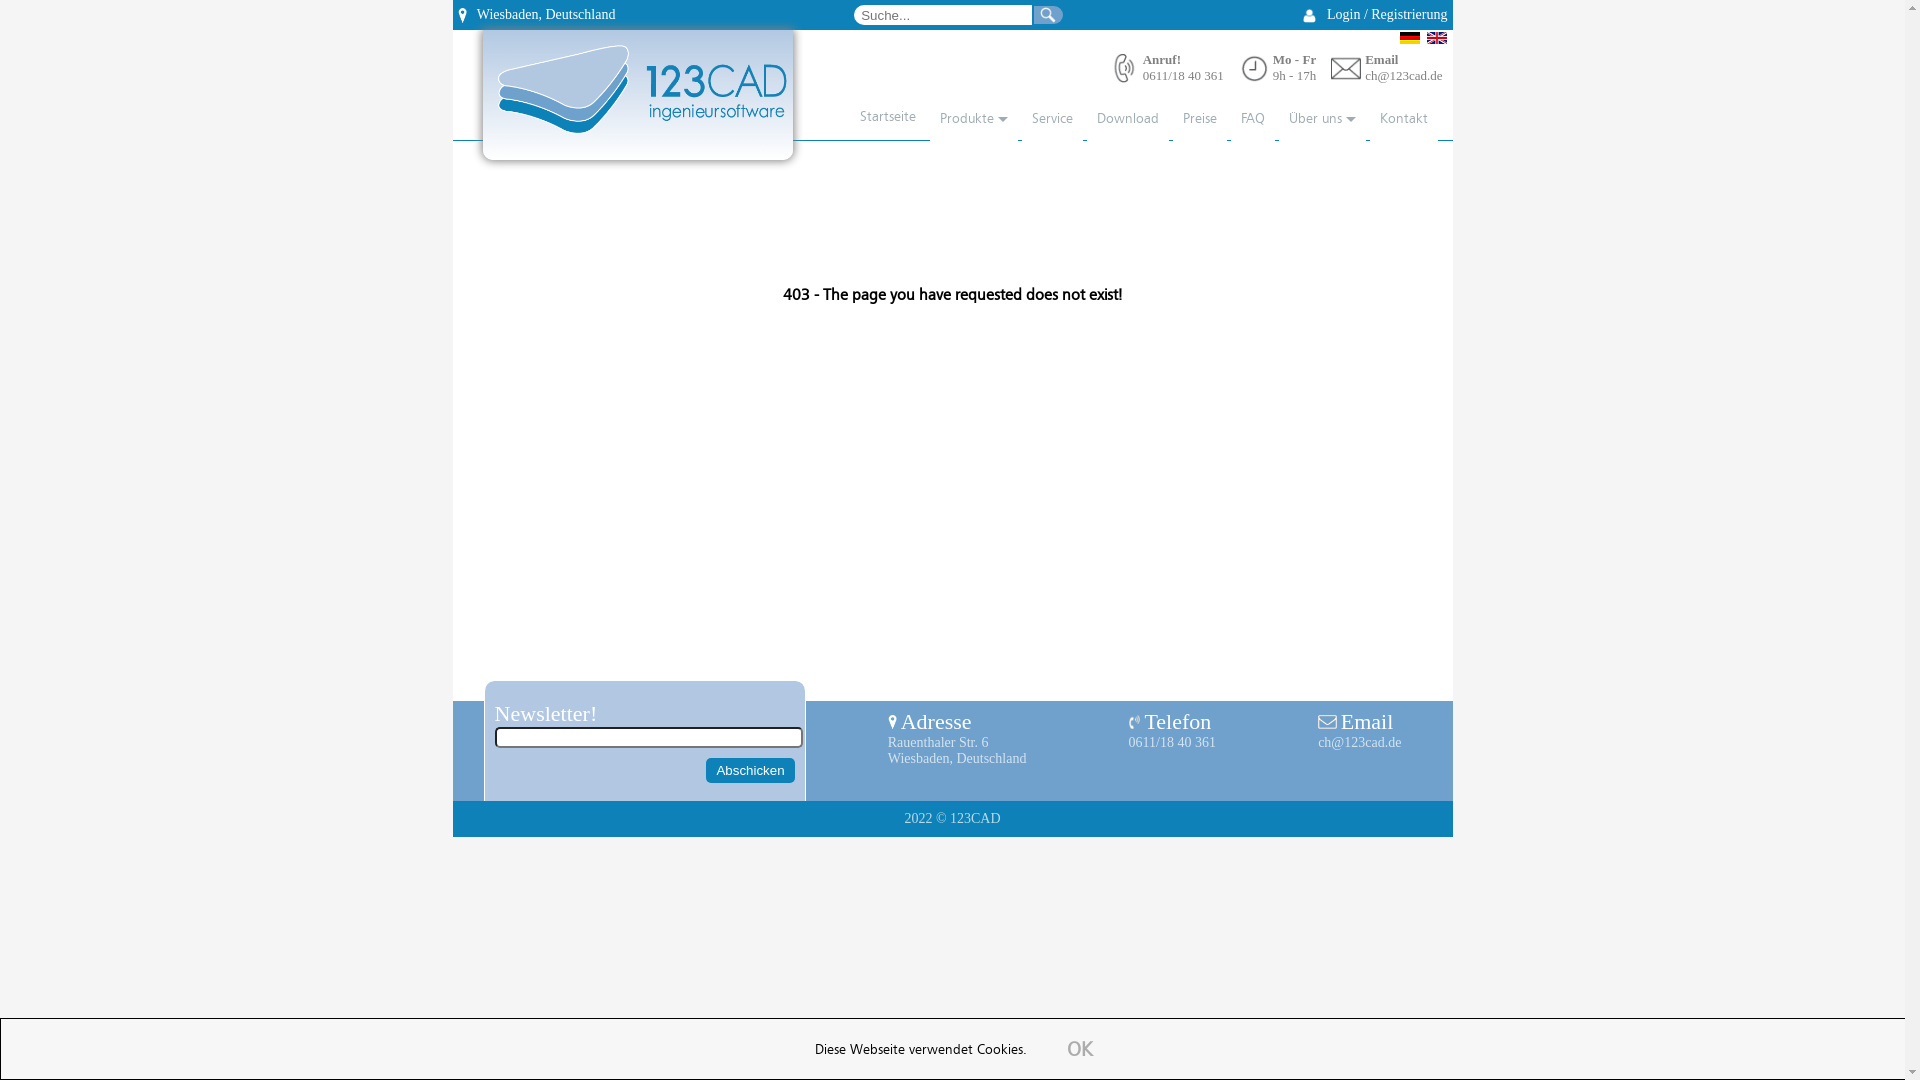  I want to click on 'Startseite', so click(878, 118).